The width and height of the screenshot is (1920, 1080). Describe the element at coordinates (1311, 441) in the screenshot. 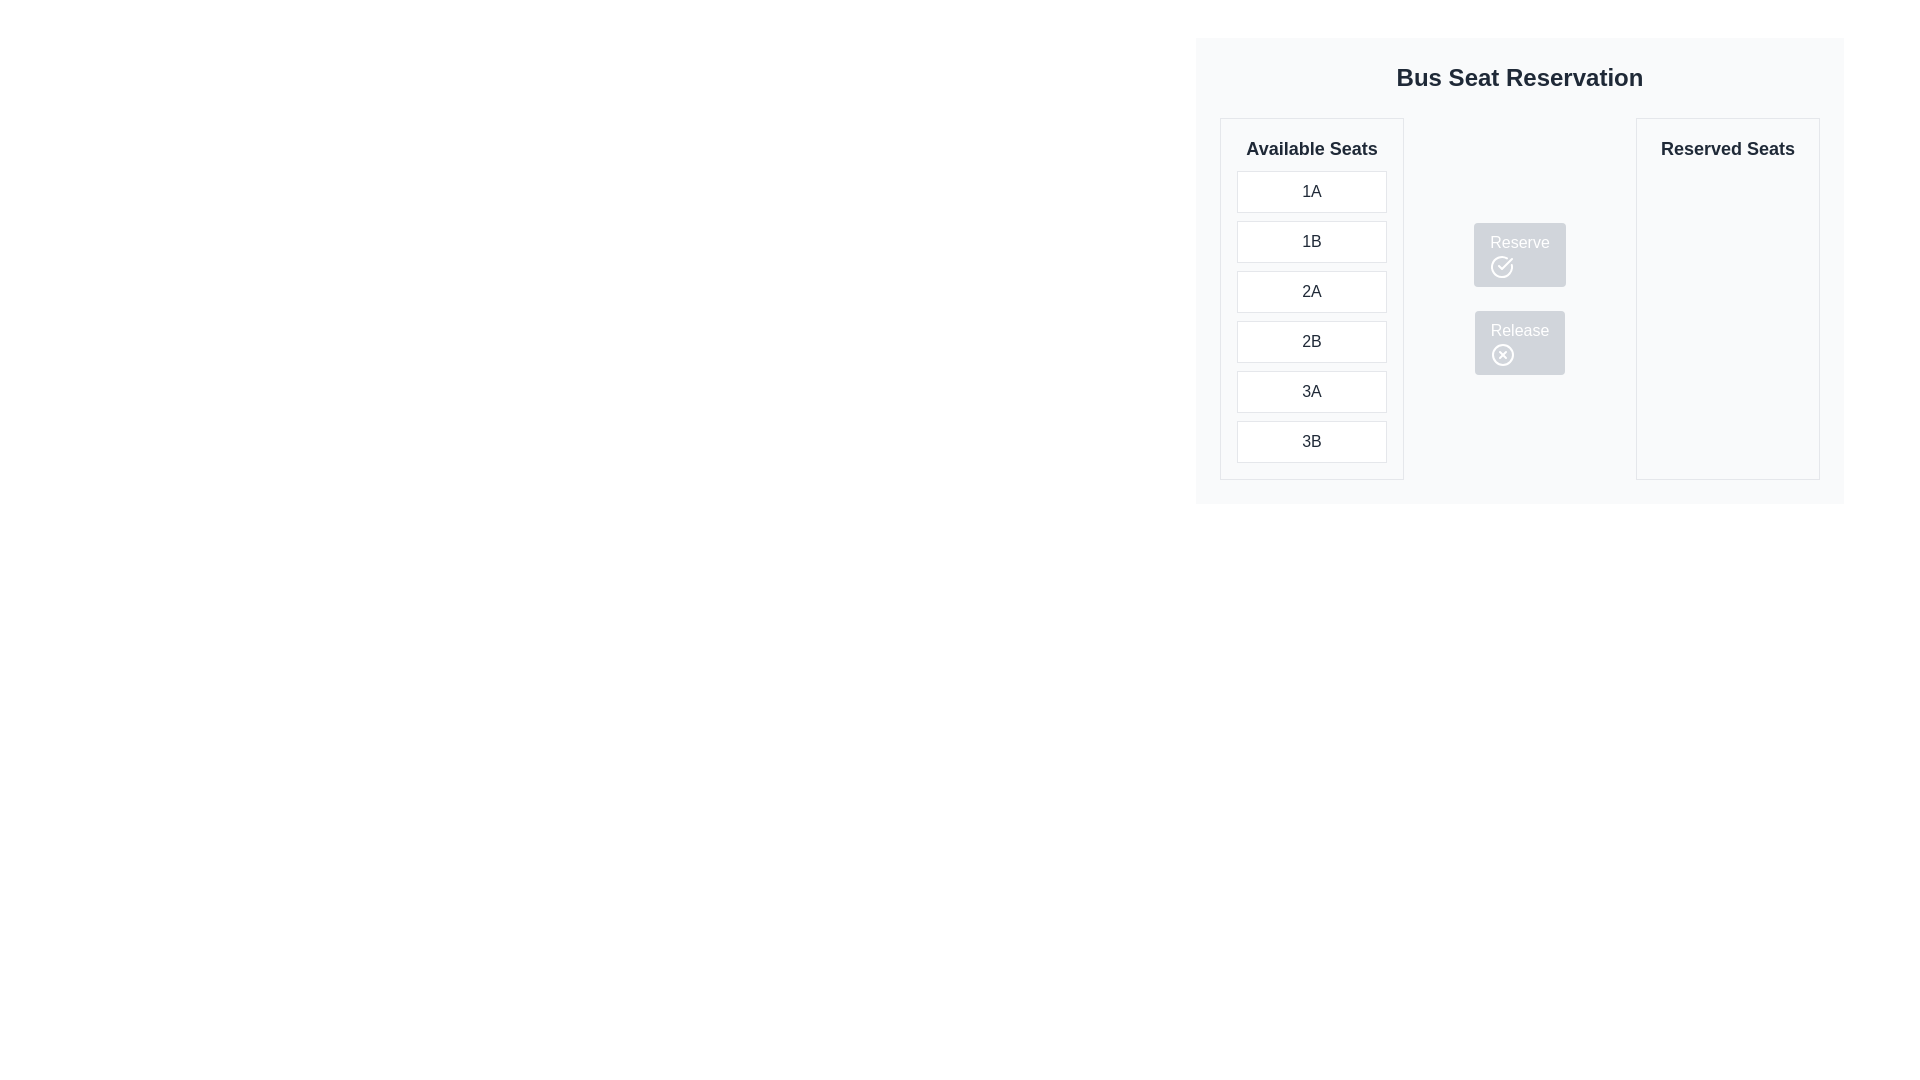

I see `the button labeled '3B' at the bottom of the vertical list of seat selection elements` at that location.